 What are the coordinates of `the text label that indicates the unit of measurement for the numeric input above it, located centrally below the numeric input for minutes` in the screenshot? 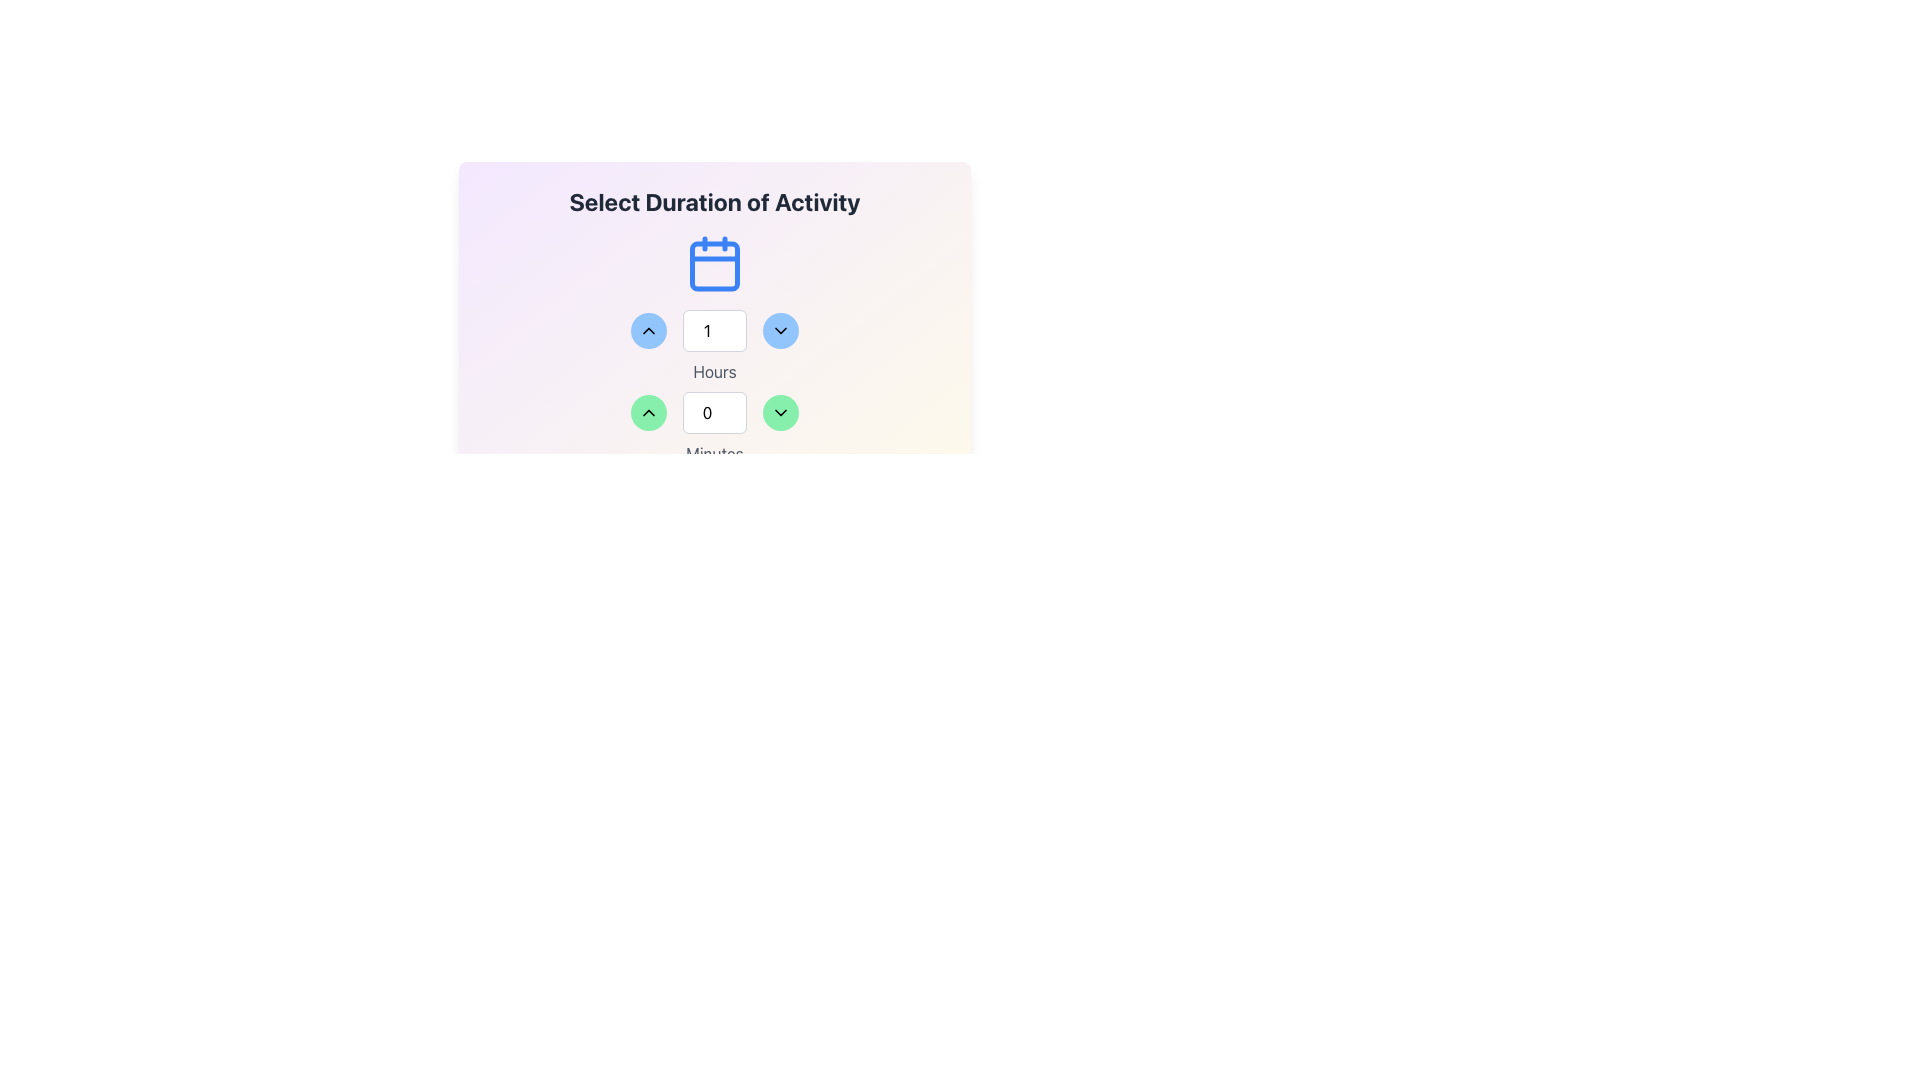 It's located at (715, 454).